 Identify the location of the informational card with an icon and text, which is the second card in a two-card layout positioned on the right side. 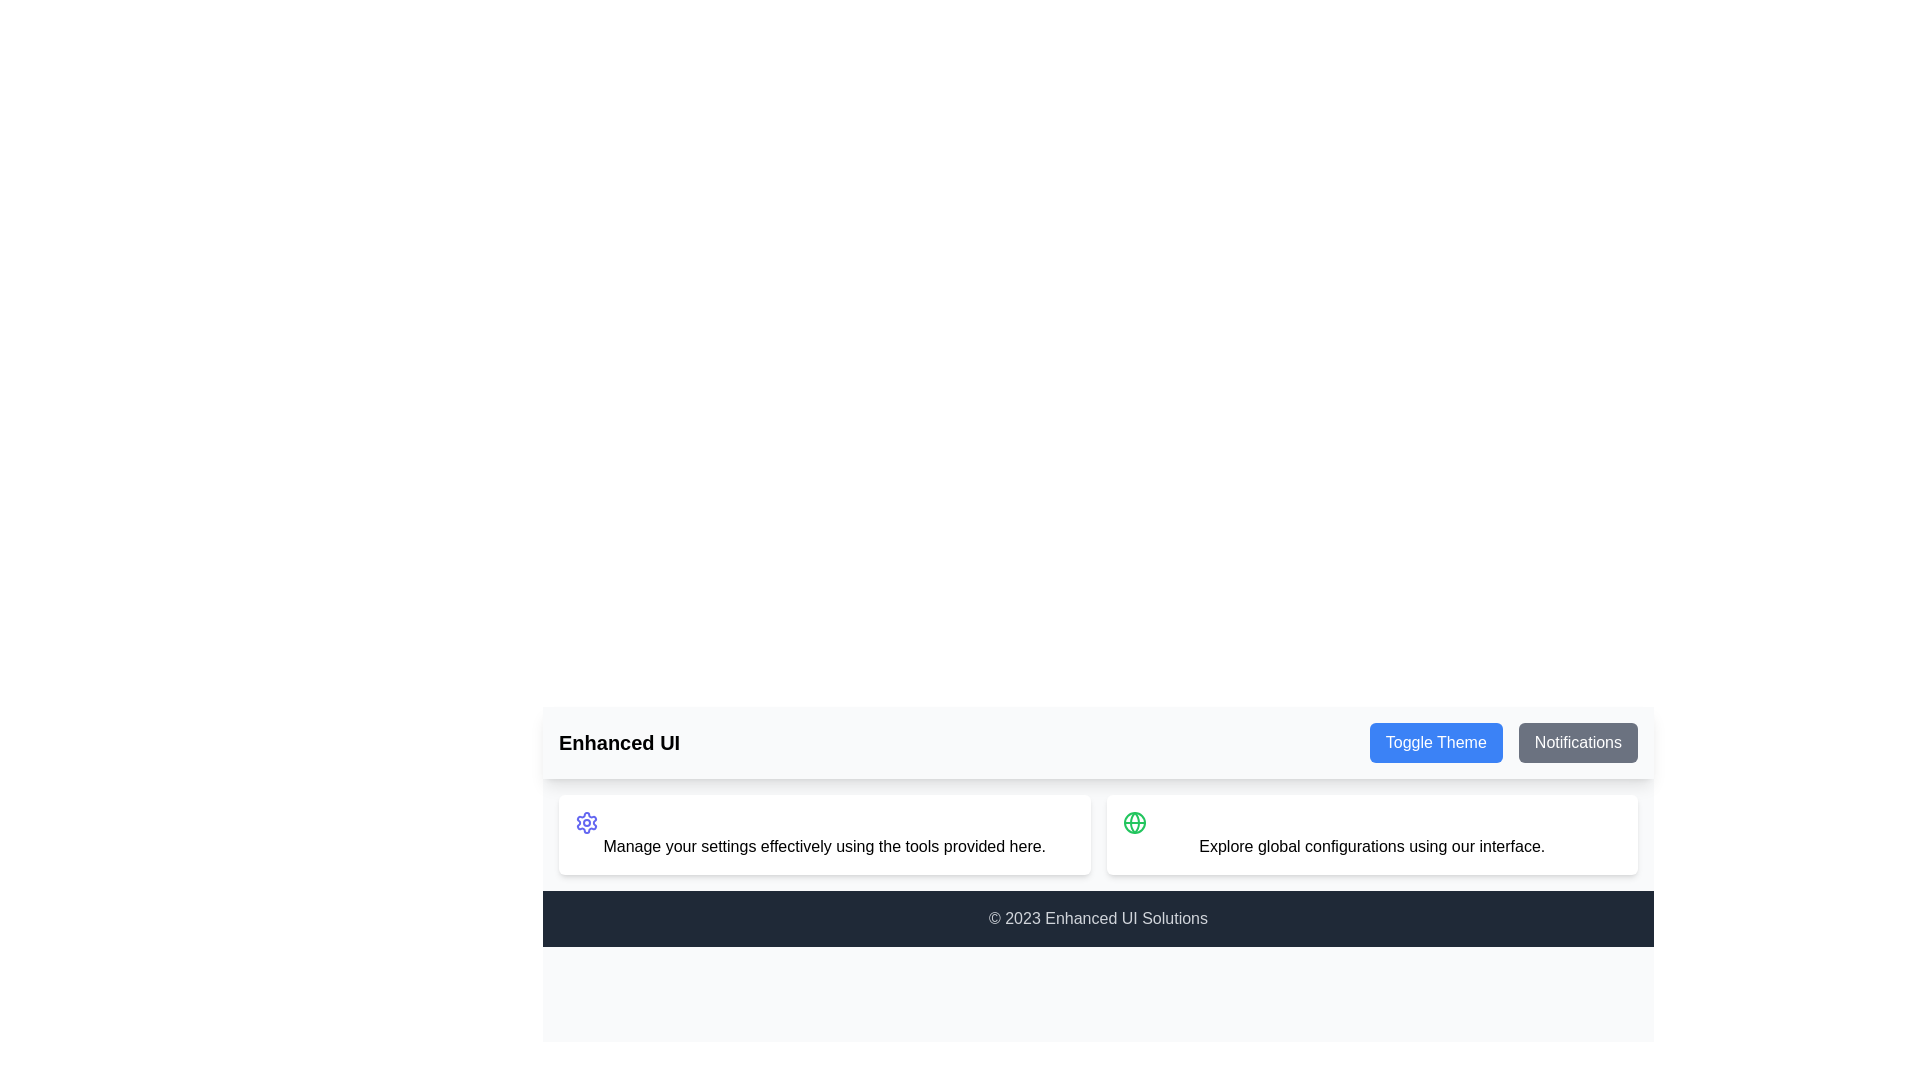
(1371, 834).